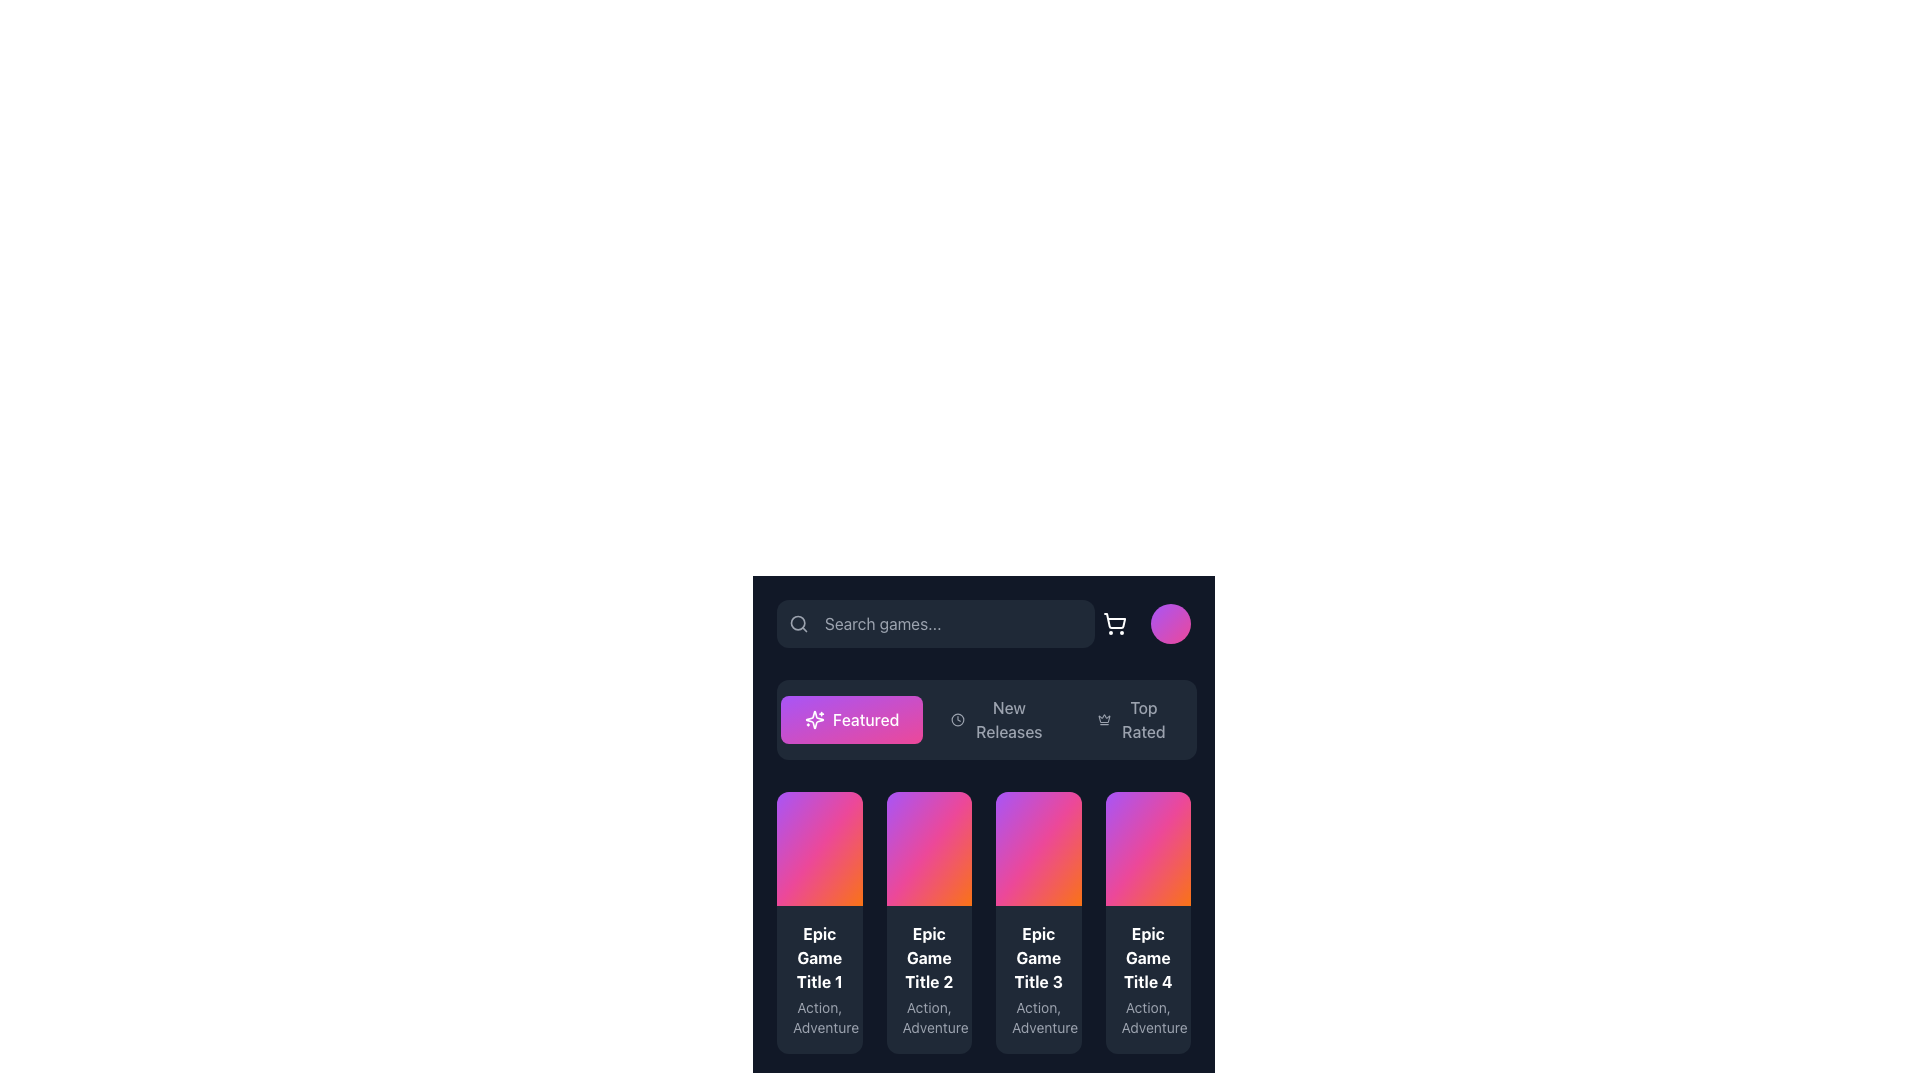 Image resolution: width=1920 pixels, height=1080 pixels. I want to click on the text label that informs users about the genres of the game, specifically located beneath the title 'Epic Game Title 1' and above the price information within the leftmost game card, so click(819, 941).